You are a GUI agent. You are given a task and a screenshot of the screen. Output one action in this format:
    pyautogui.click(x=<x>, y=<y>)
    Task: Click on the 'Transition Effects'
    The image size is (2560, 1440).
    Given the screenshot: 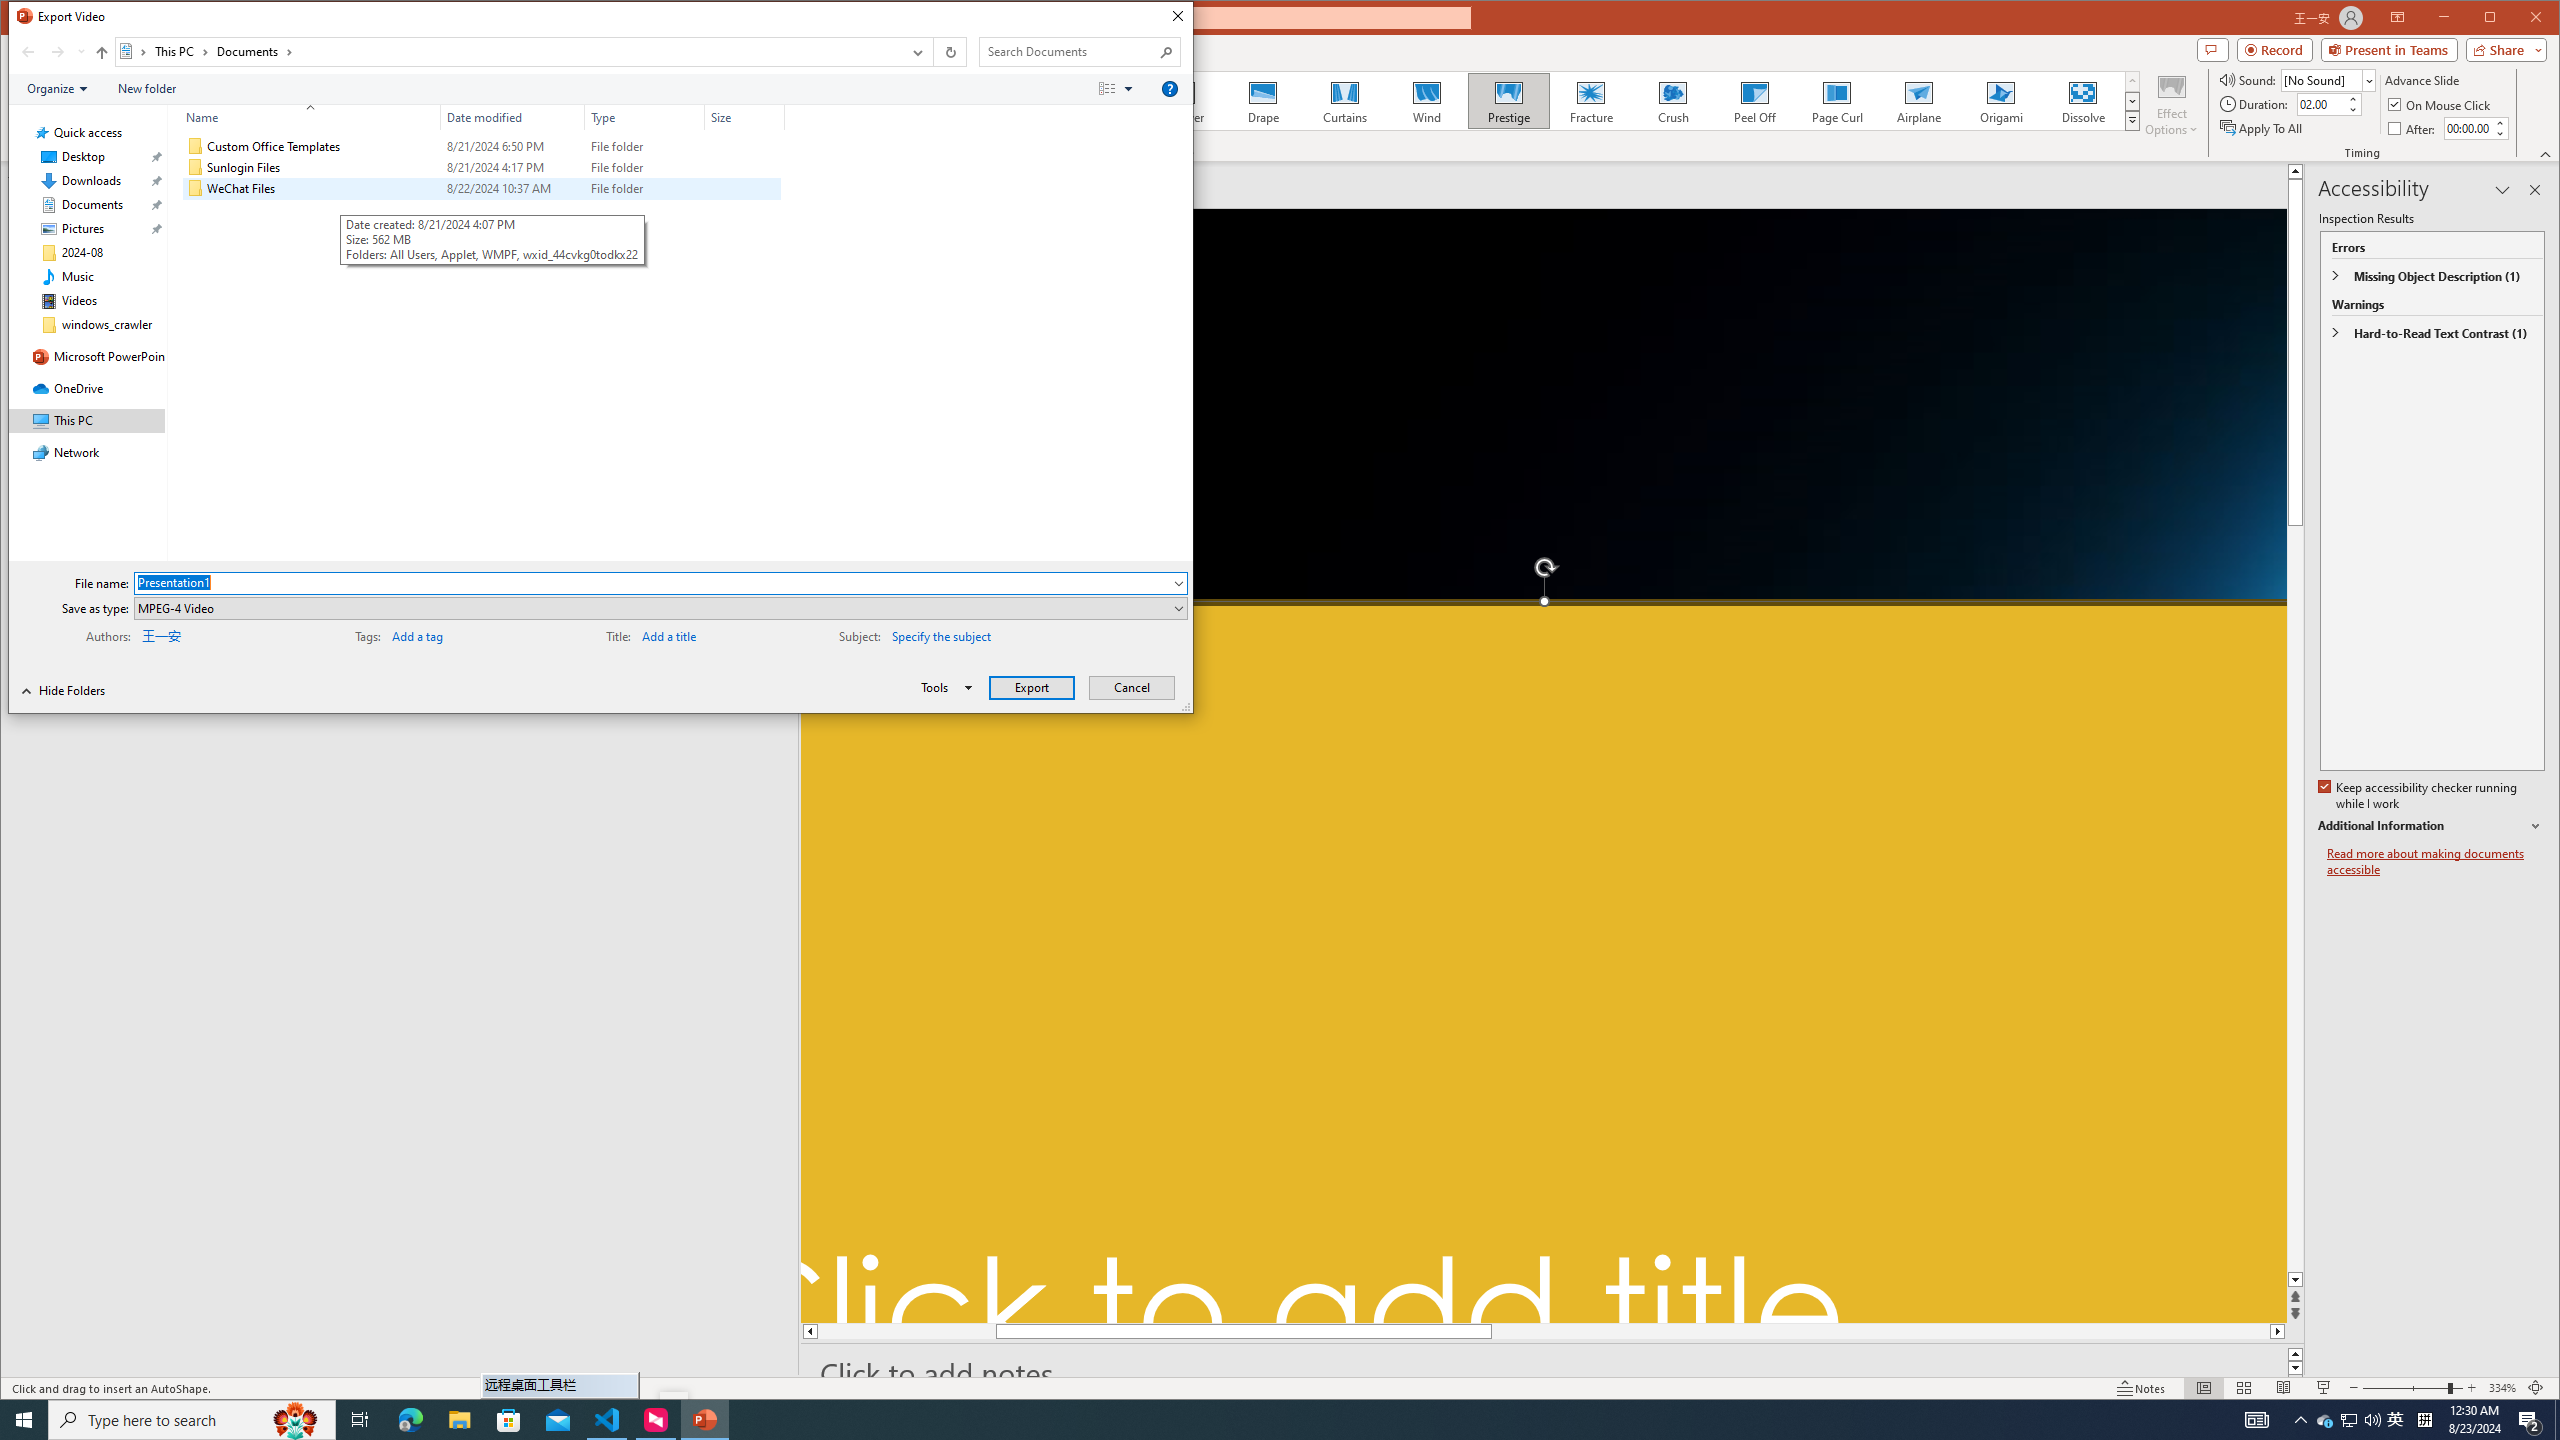 What is the action you would take?
    pyautogui.click(x=2131, y=119)
    